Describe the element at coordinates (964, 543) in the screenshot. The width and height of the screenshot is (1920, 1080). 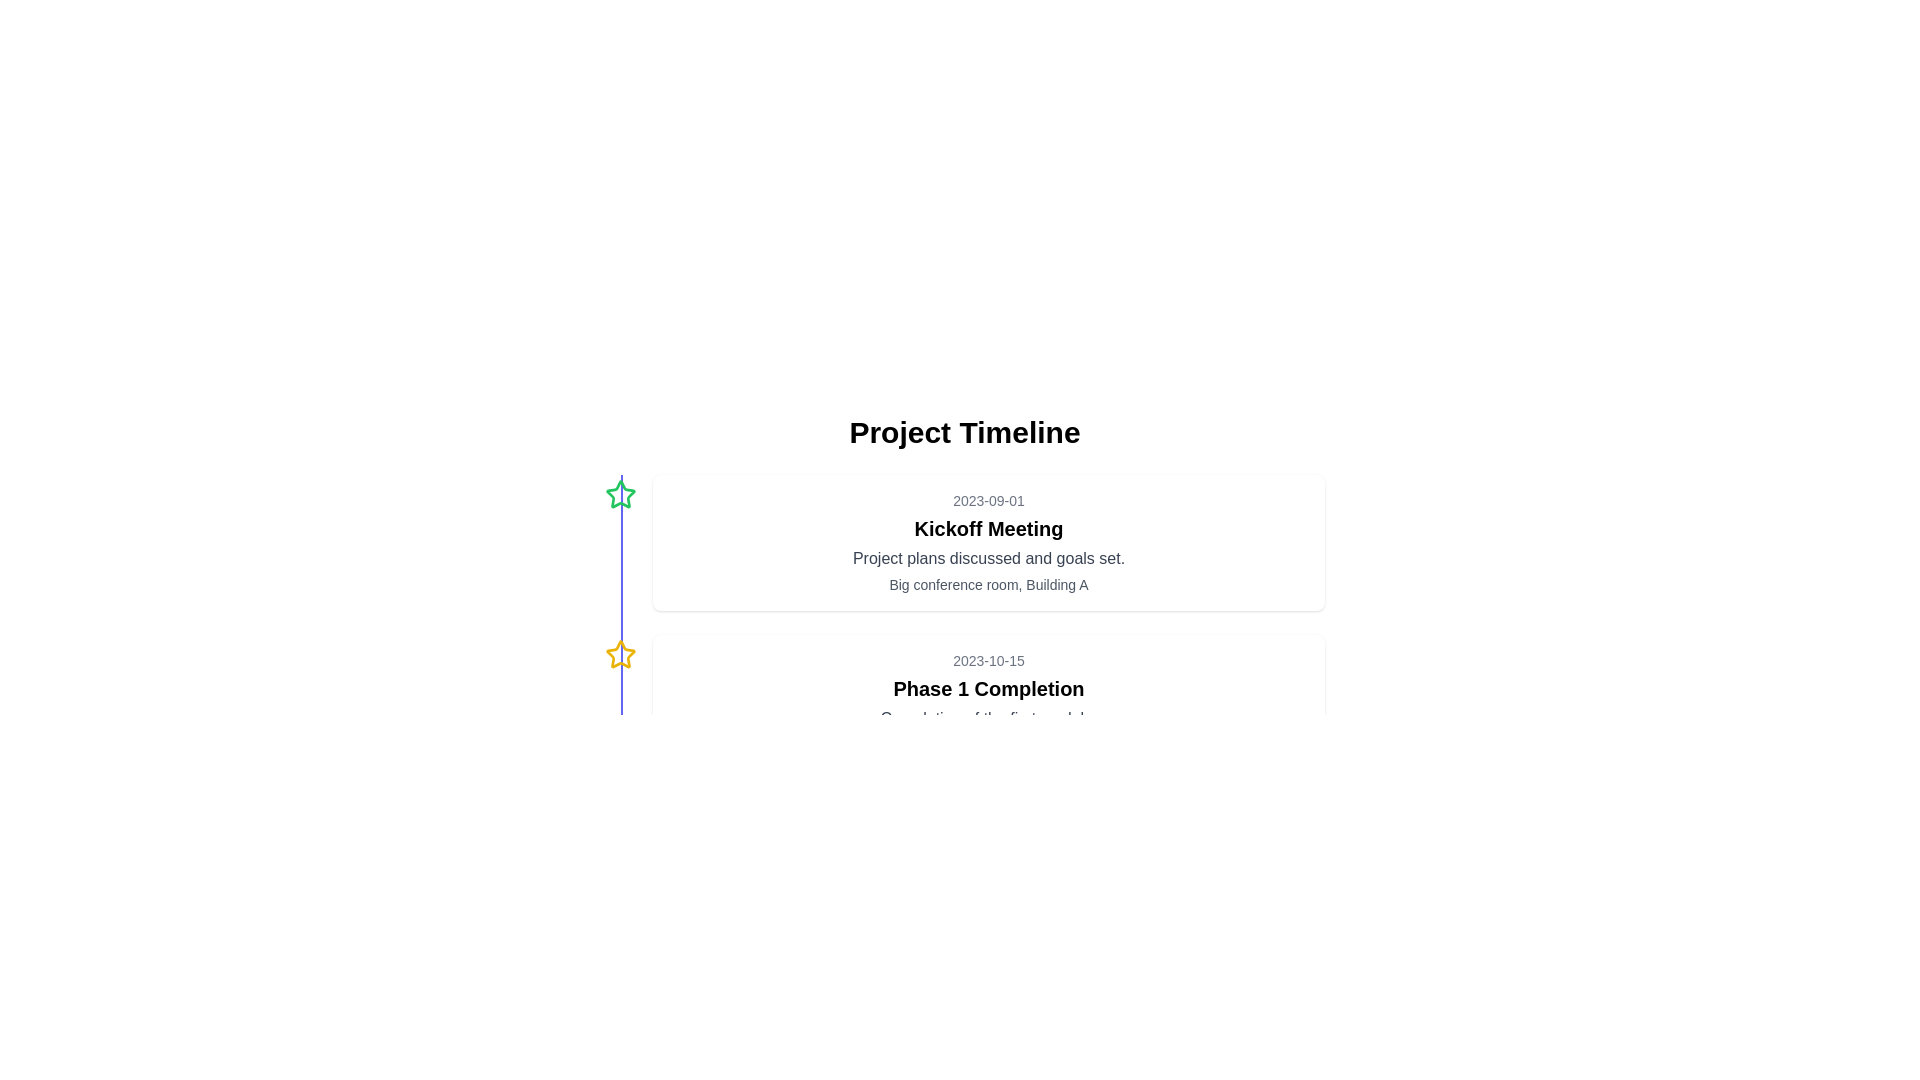
I see `the Informational Panel containing the title 'Kickoff Meeting'` at that location.